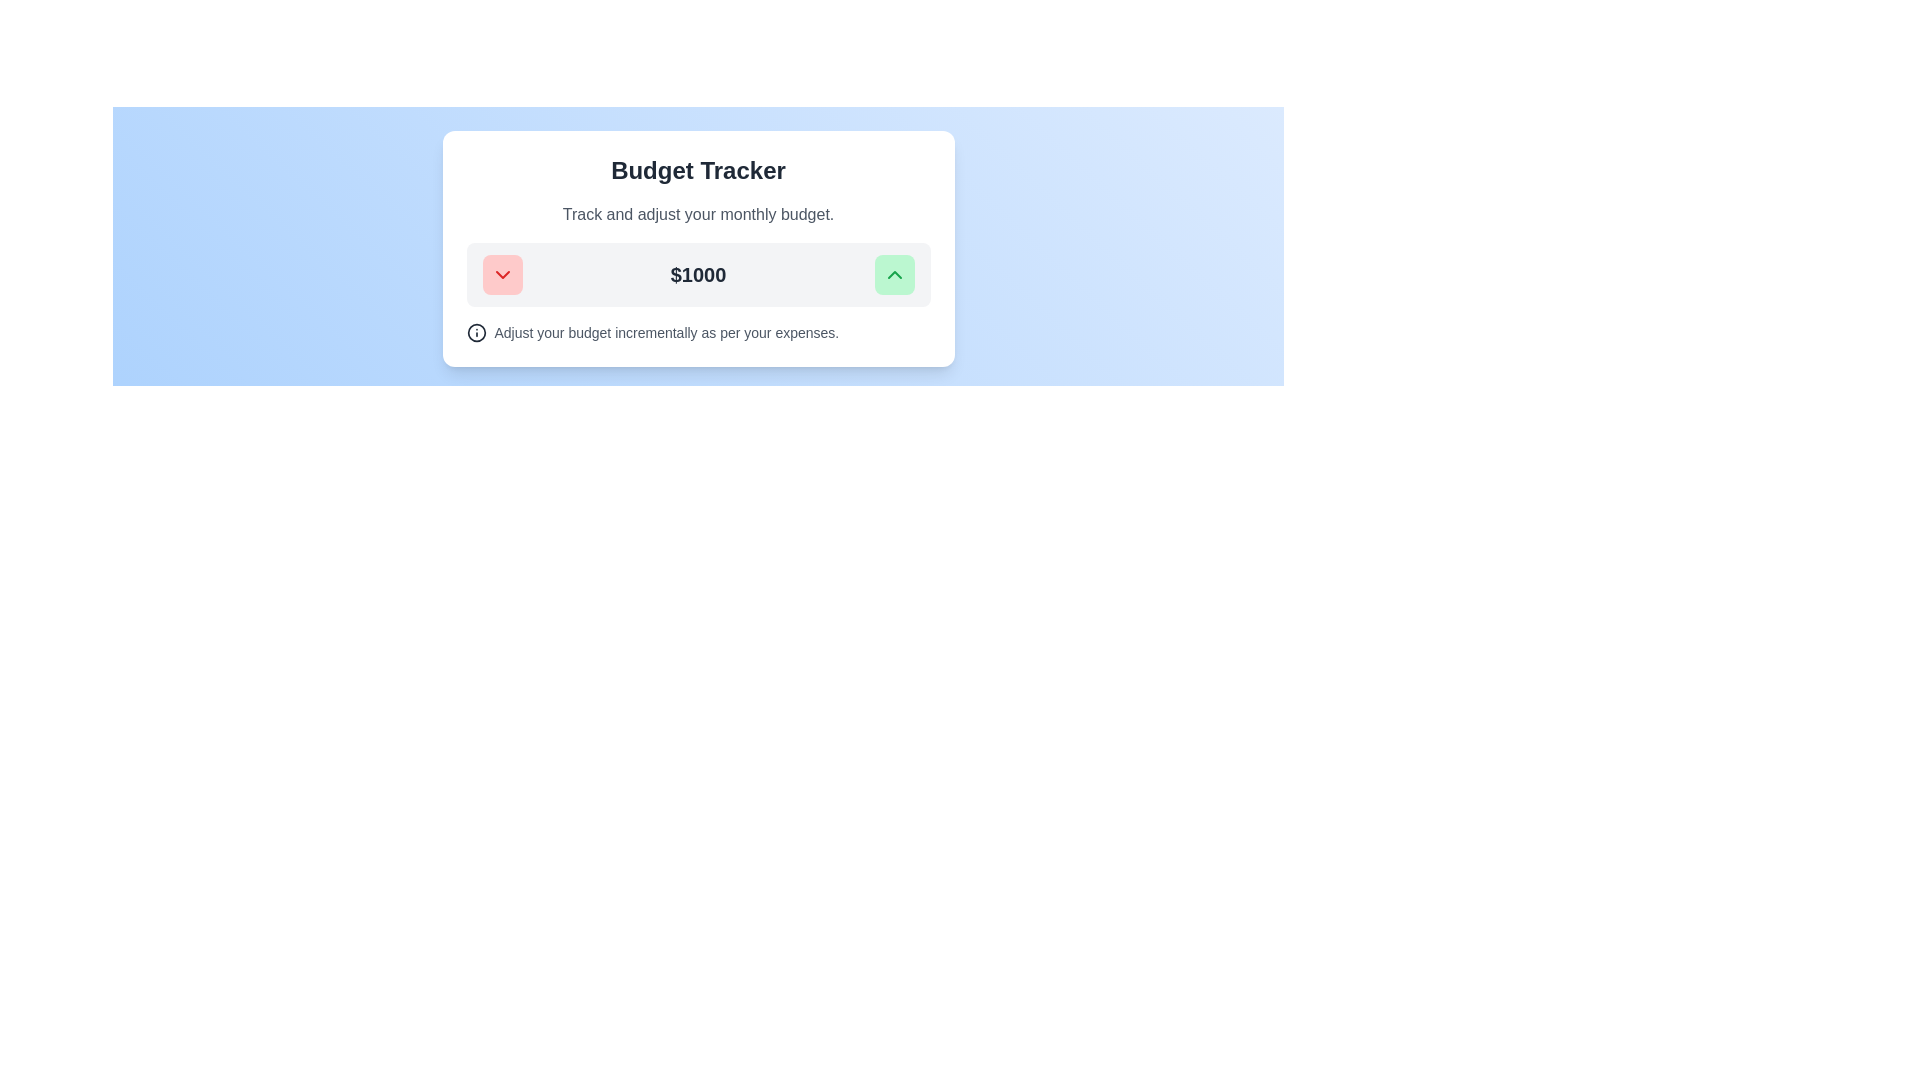 The width and height of the screenshot is (1920, 1080). What do you see at coordinates (502, 274) in the screenshot?
I see `the small, square-shaped button with rounded corners and a red background, featuring a downward-pointing chevron icon, to decrease the budget amount` at bounding box center [502, 274].